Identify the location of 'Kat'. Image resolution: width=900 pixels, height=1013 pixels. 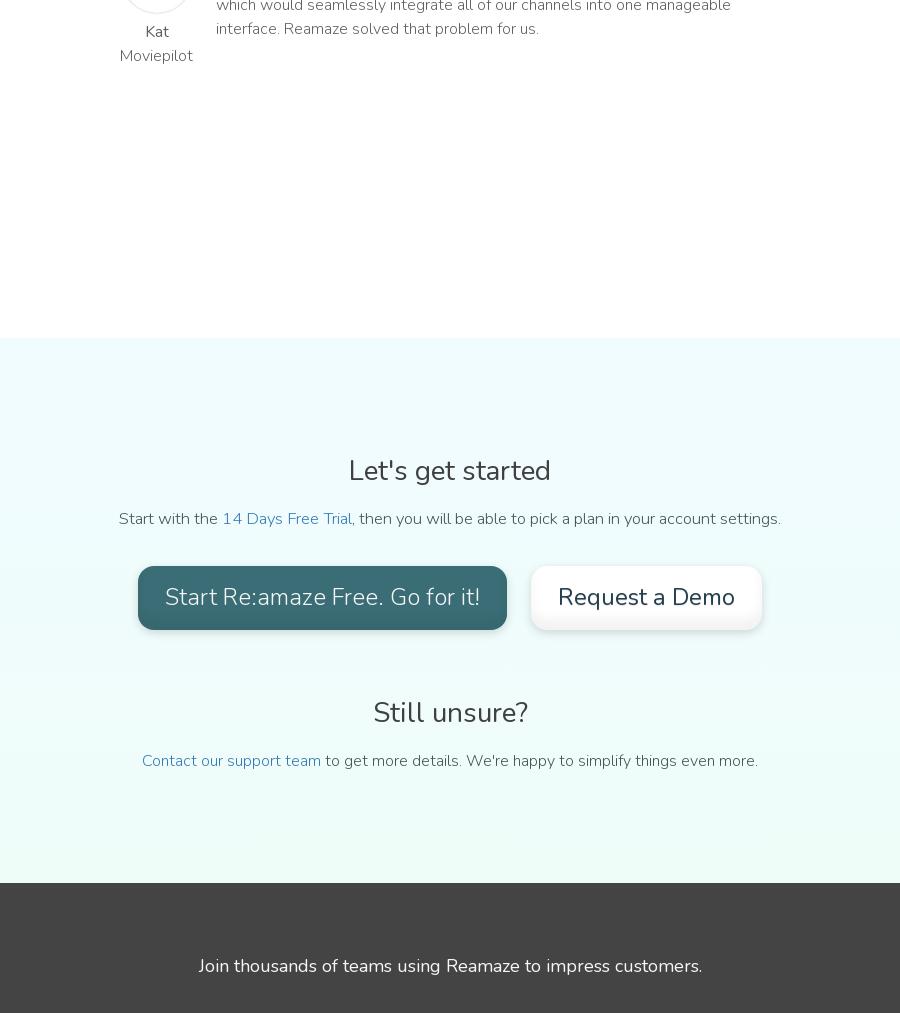
(155, 29).